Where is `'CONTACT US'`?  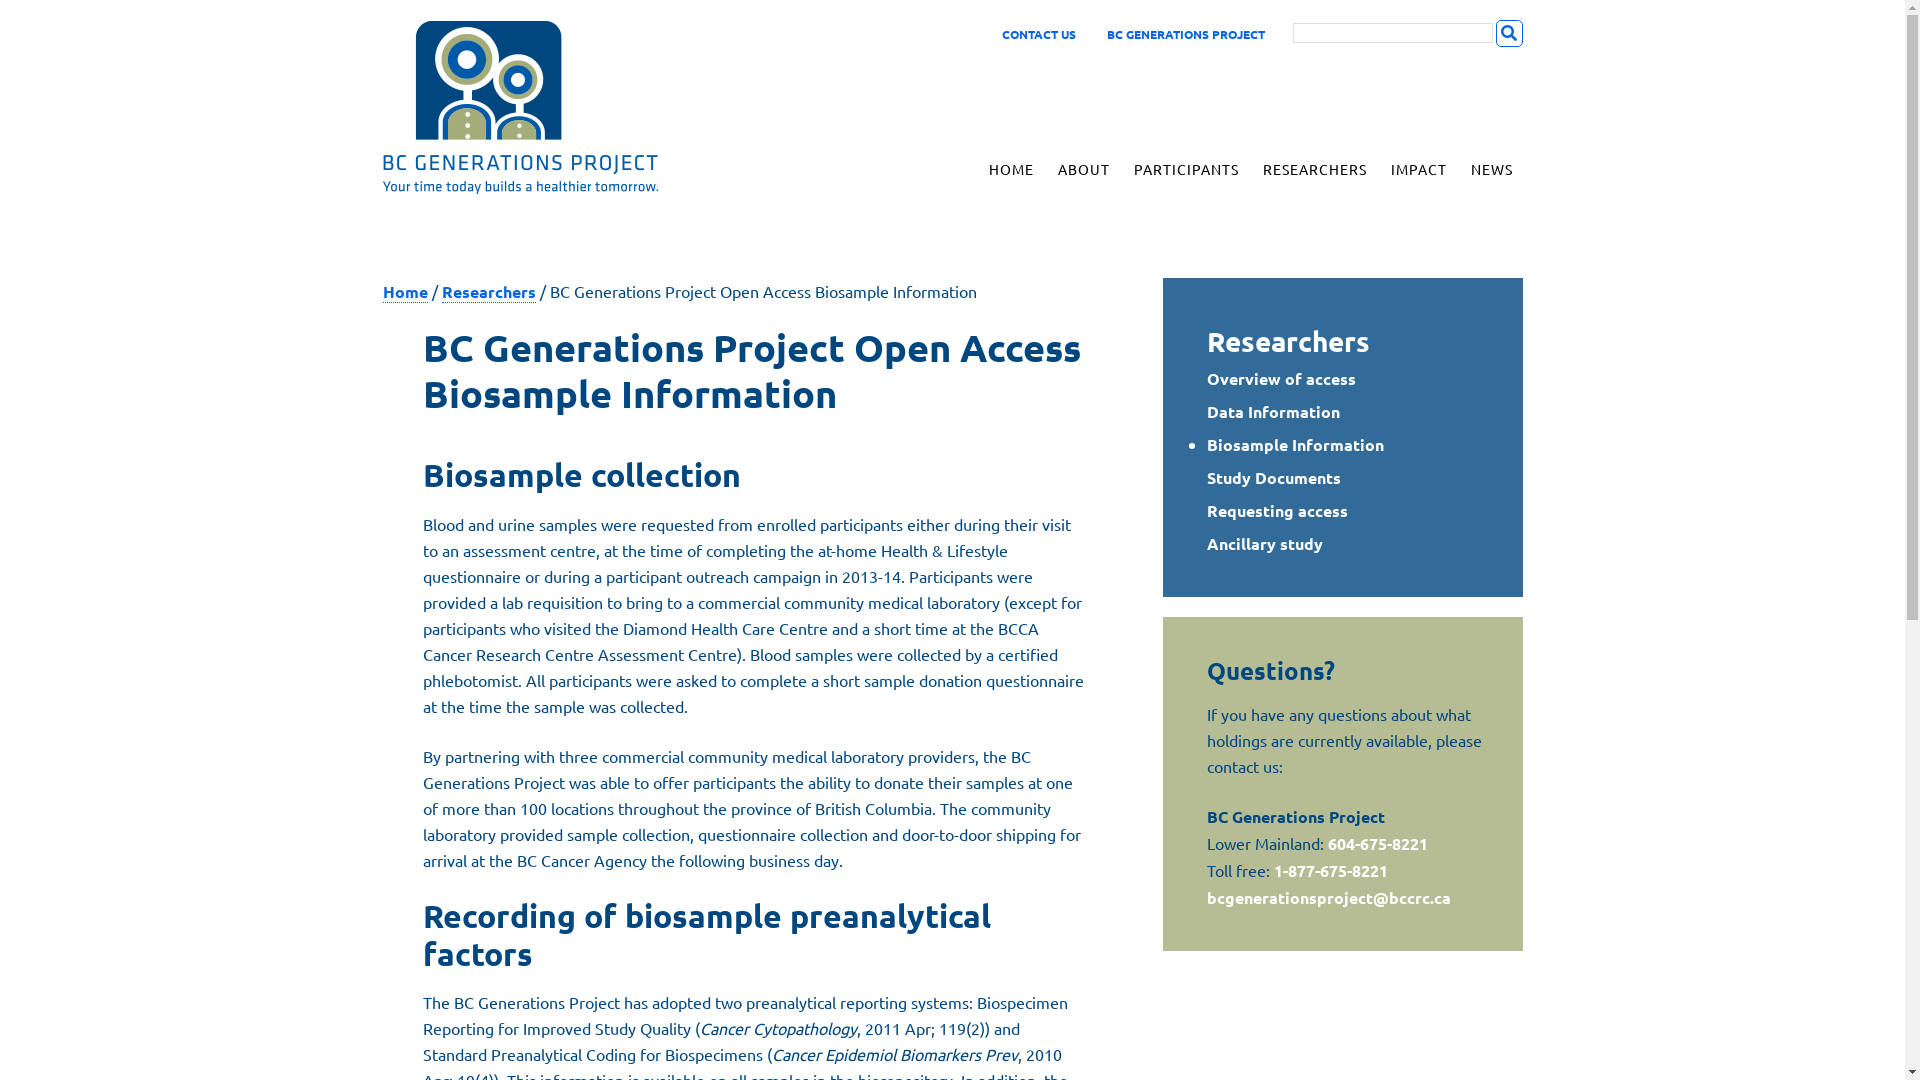 'CONTACT US' is located at coordinates (1038, 34).